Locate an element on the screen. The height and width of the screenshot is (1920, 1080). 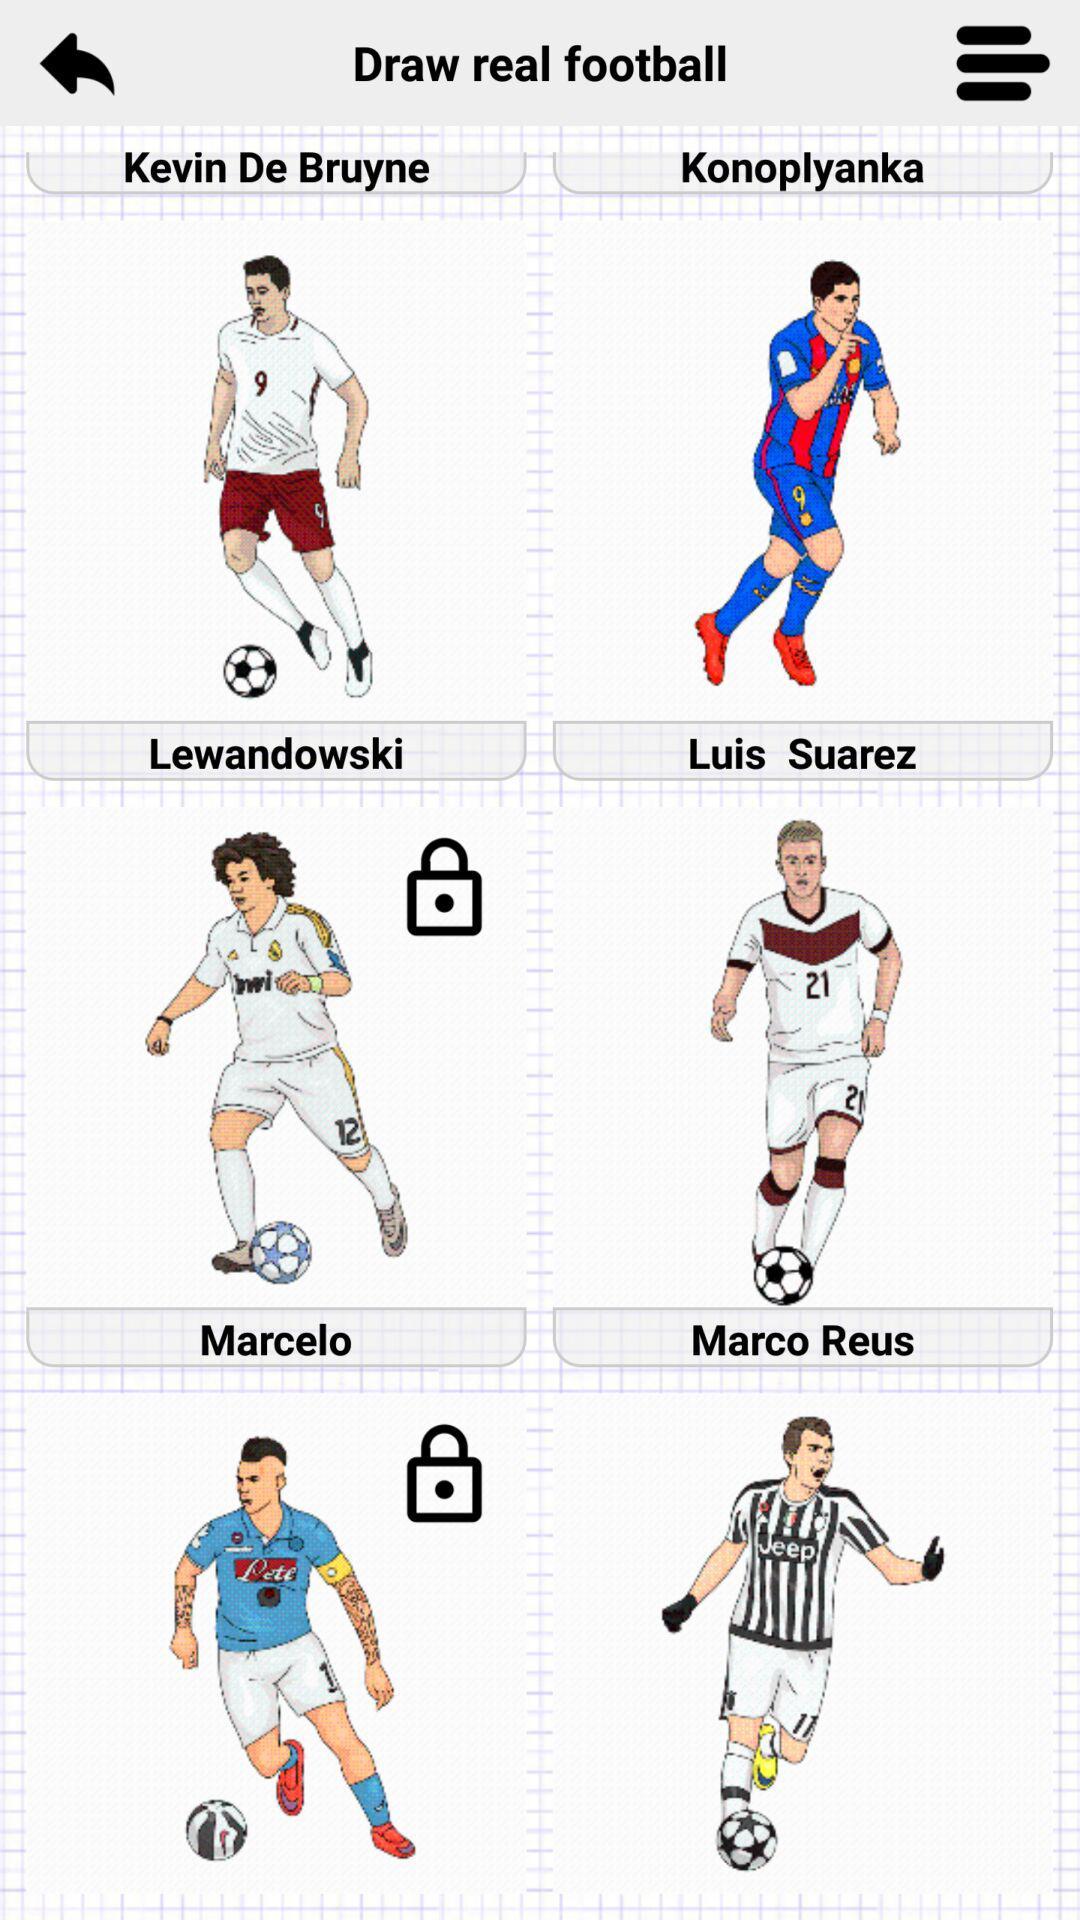
go back is located at coordinates (75, 62).